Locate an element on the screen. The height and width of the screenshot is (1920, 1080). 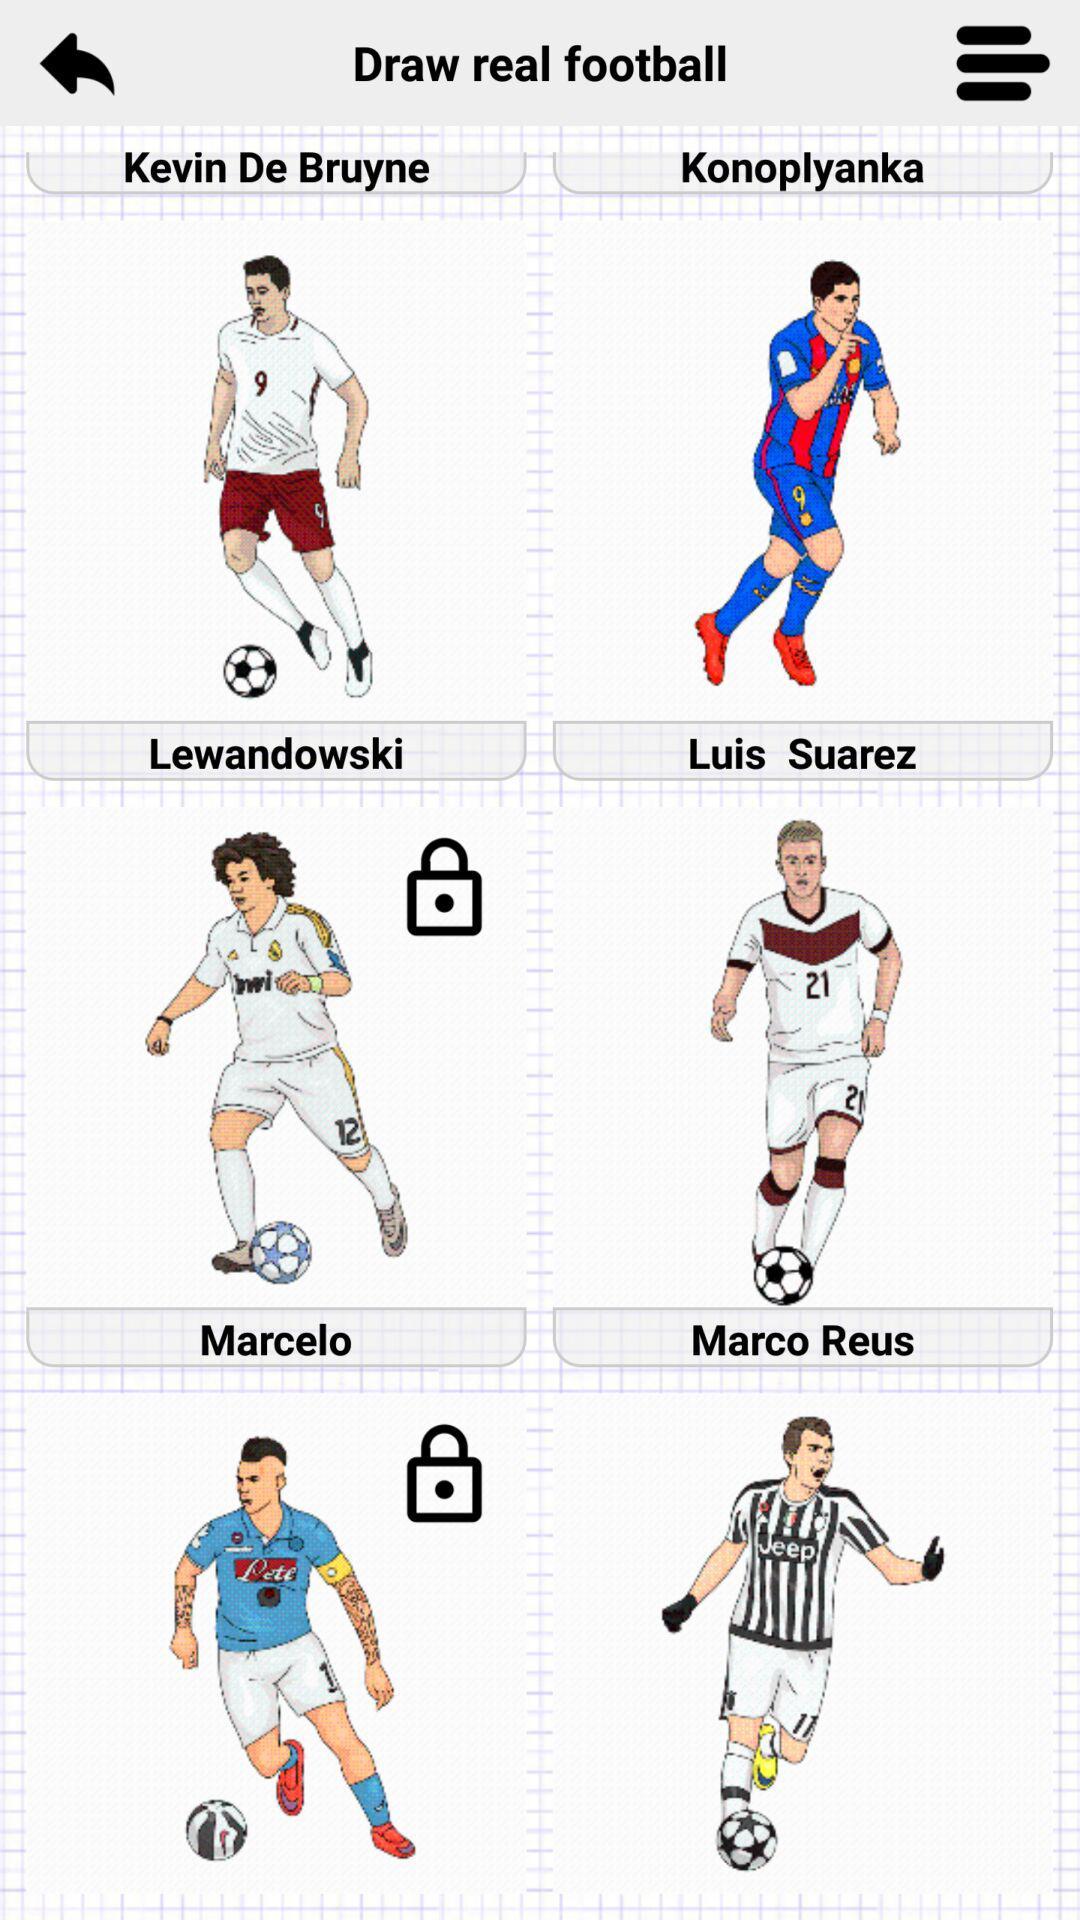
go back is located at coordinates (75, 62).